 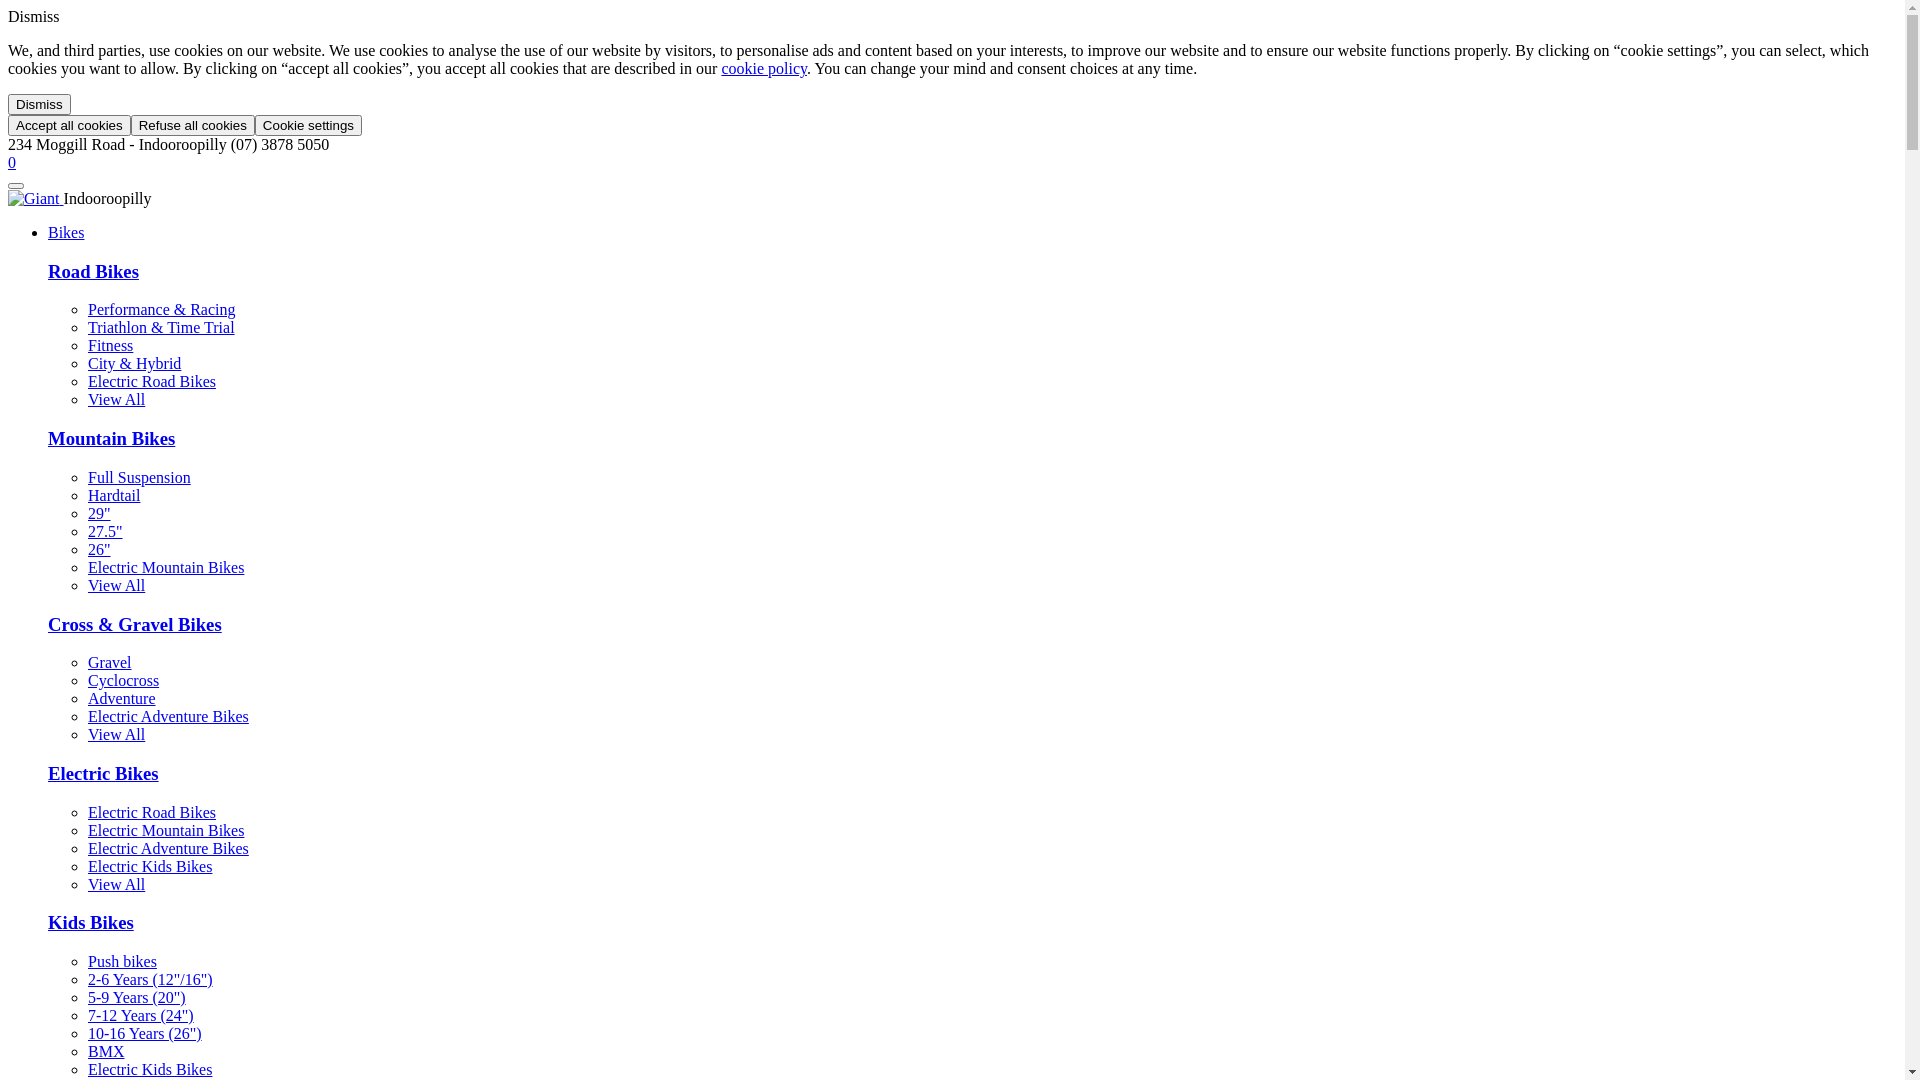 I want to click on 'Kids Bikes', so click(x=90, y=922).